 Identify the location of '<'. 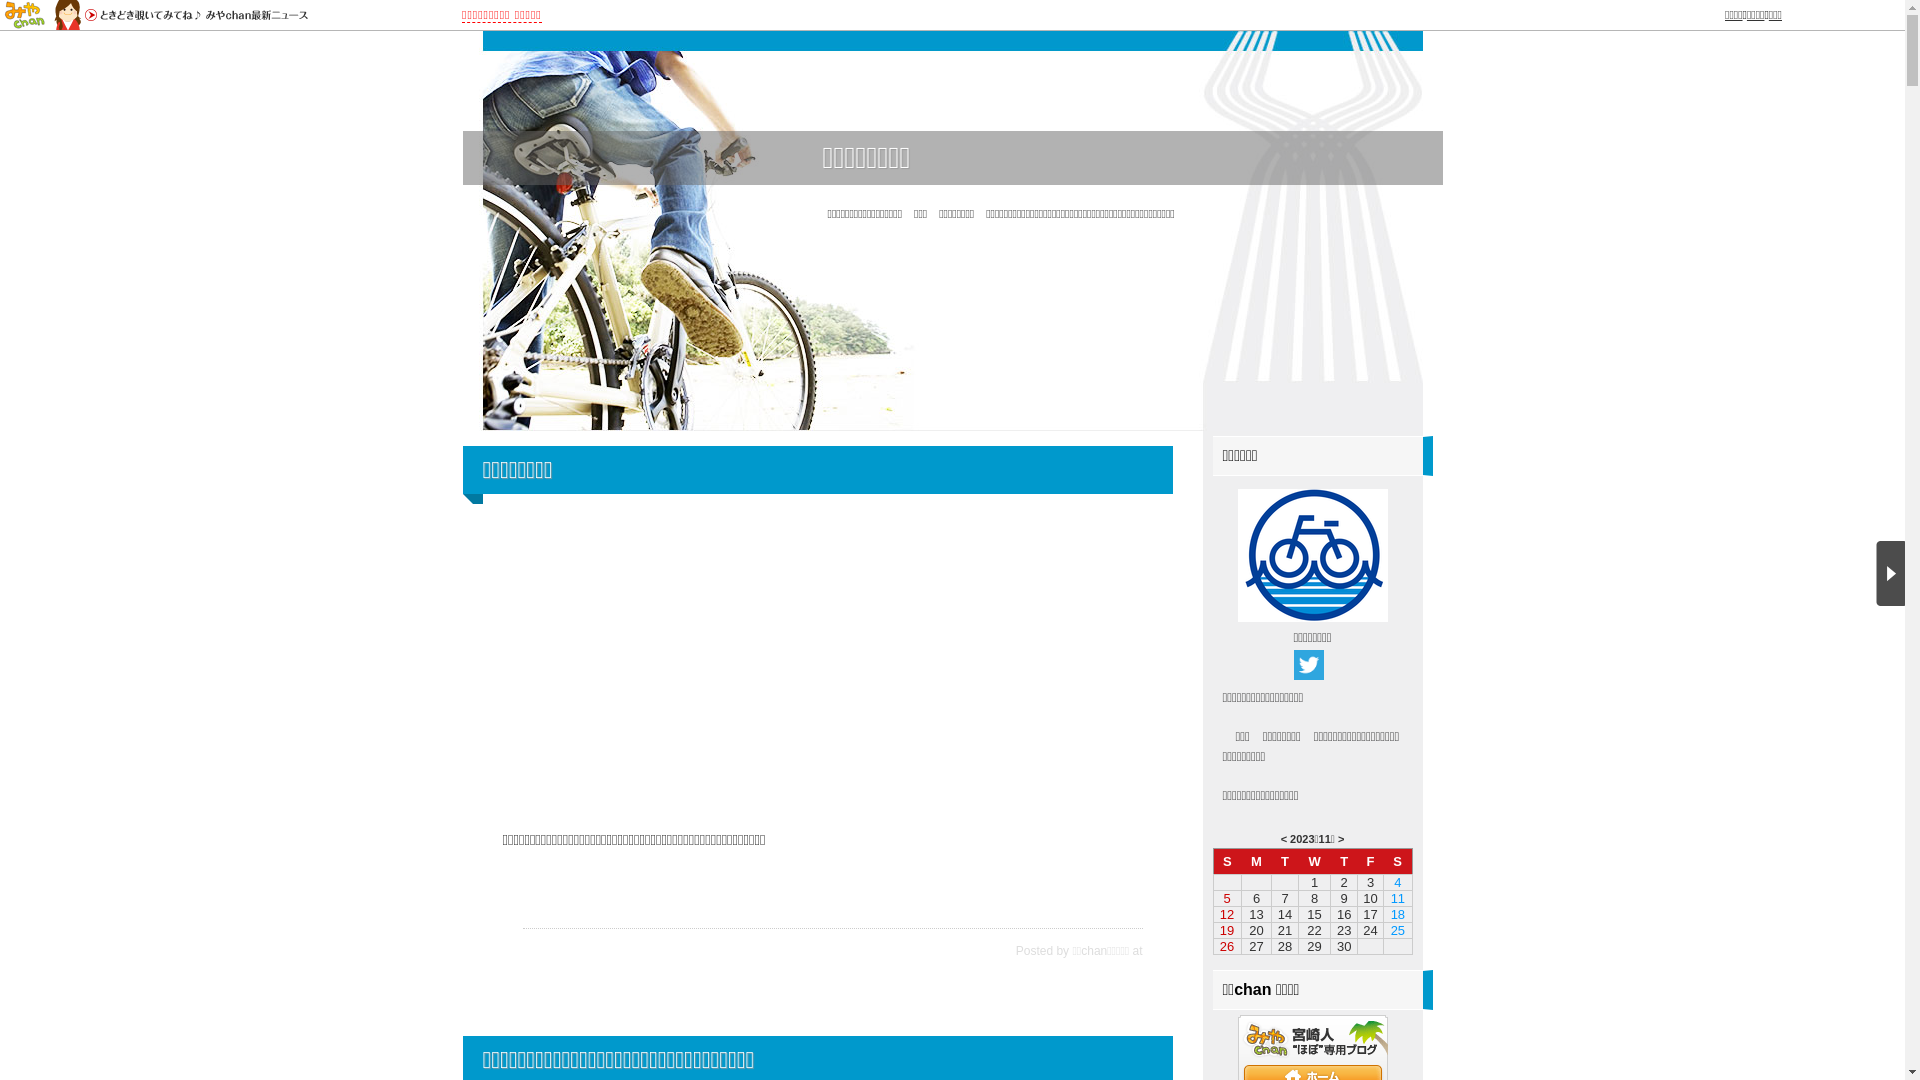
(1283, 839).